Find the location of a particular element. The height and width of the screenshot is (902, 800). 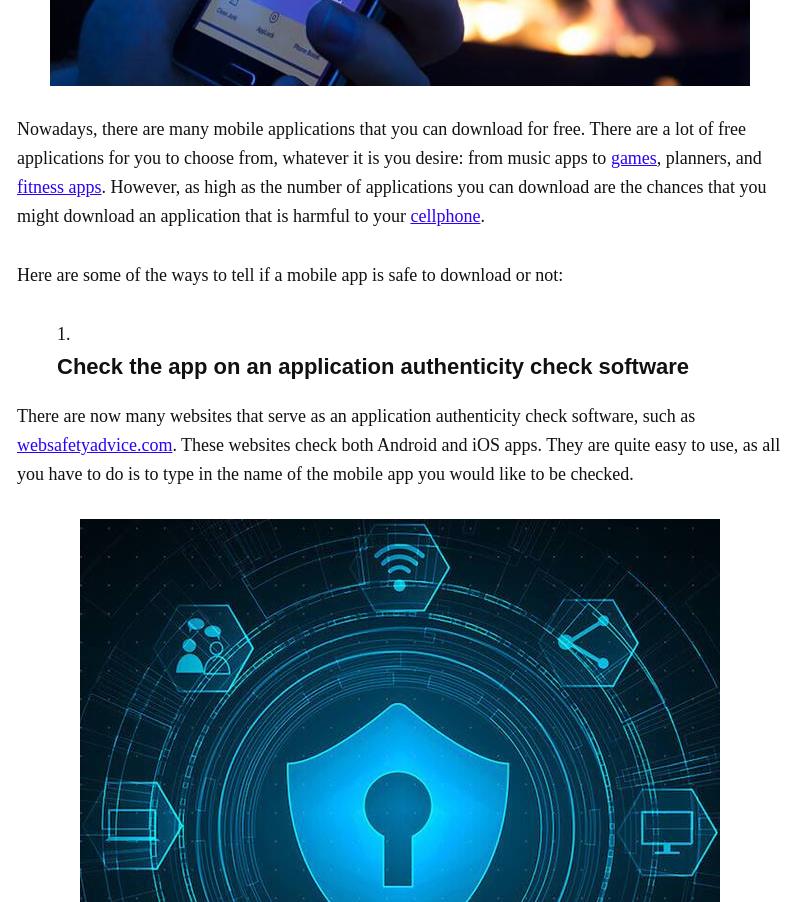

'Expedia' is located at coordinates (719, 105).